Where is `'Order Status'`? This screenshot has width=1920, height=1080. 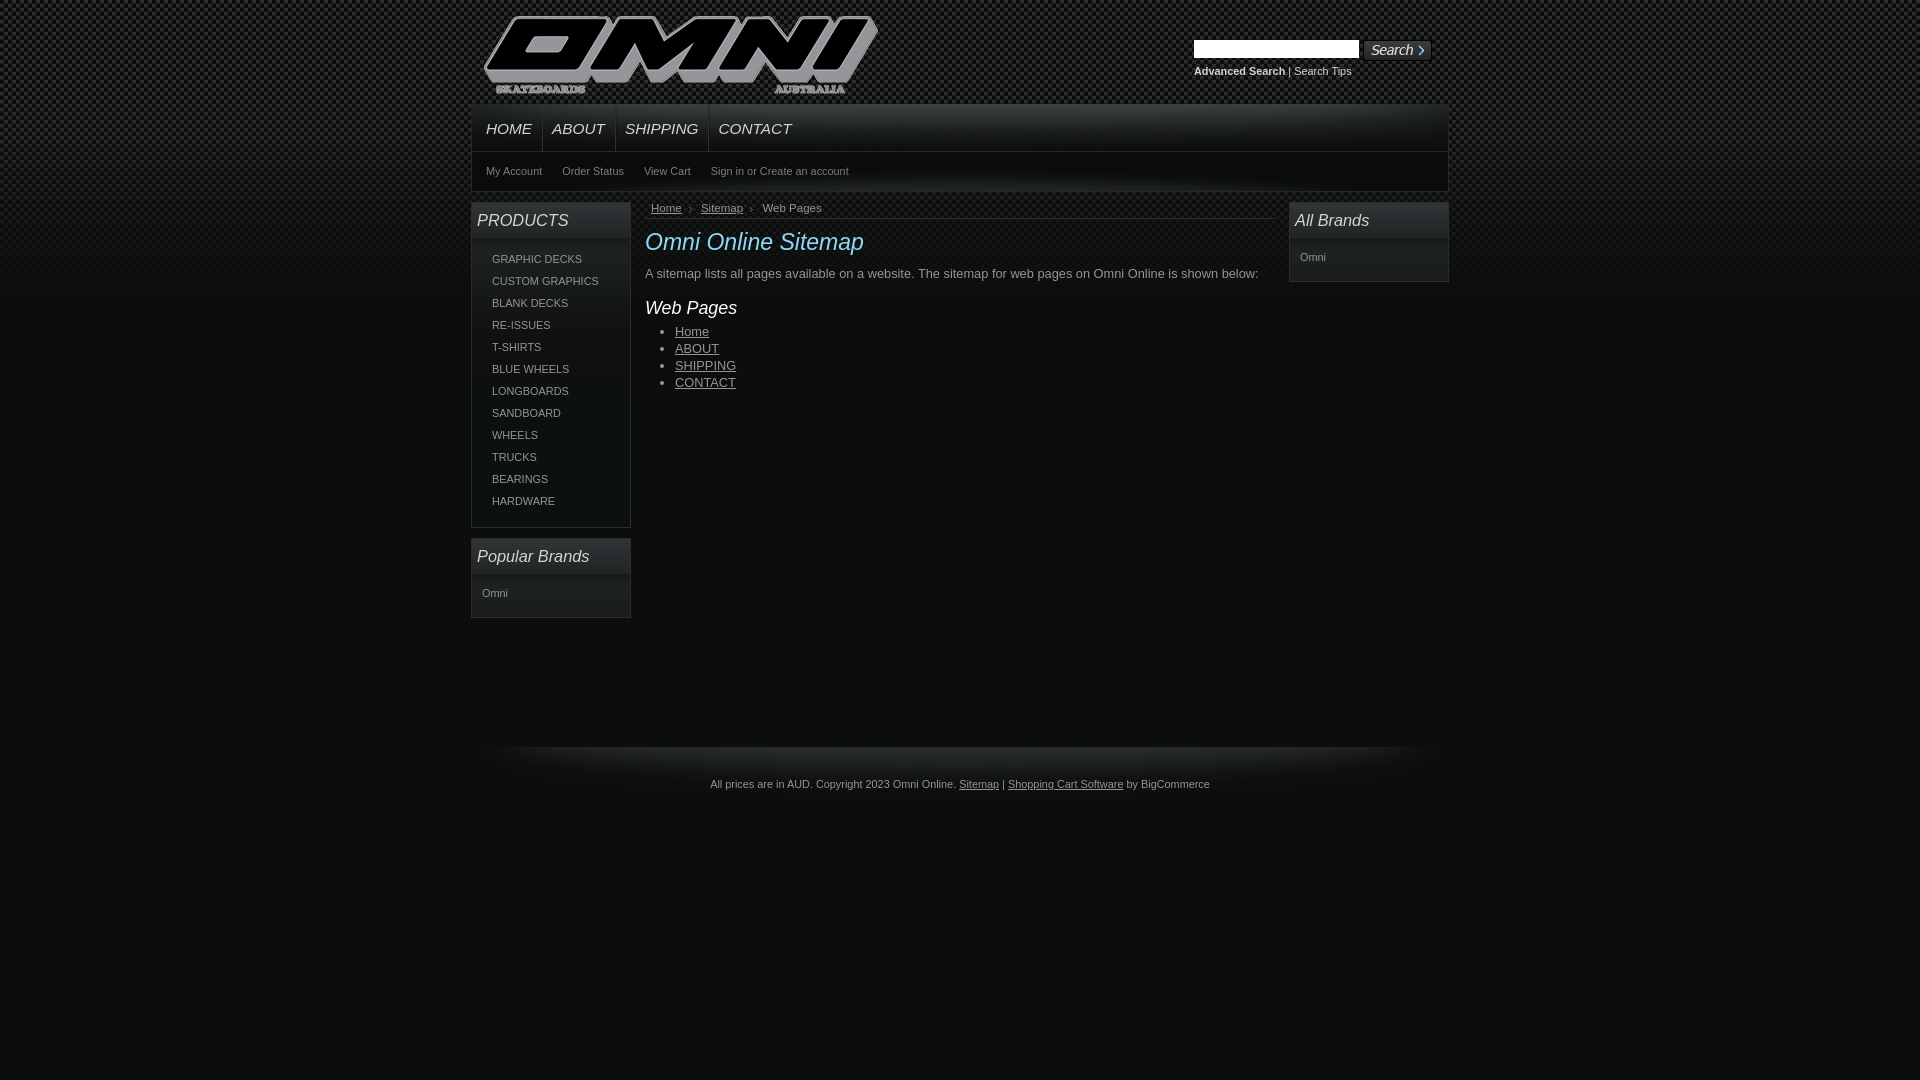 'Order Status' is located at coordinates (592, 169).